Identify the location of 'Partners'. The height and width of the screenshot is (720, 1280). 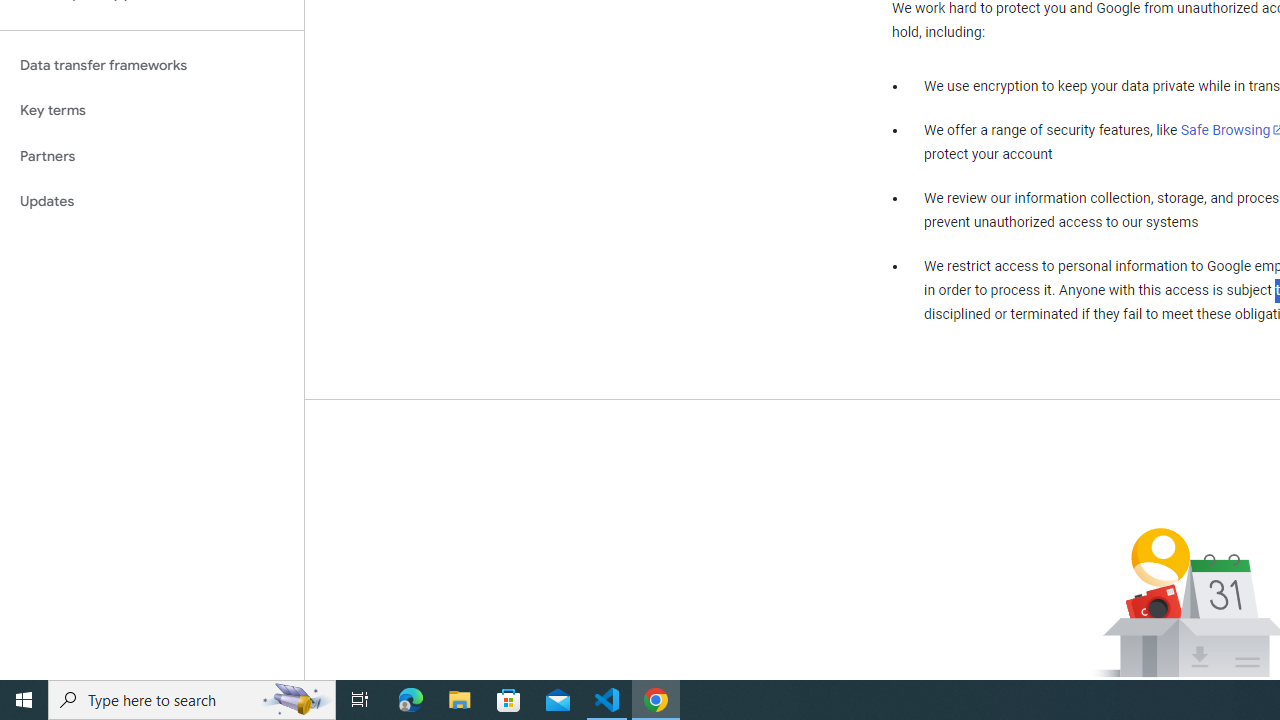
(151, 155).